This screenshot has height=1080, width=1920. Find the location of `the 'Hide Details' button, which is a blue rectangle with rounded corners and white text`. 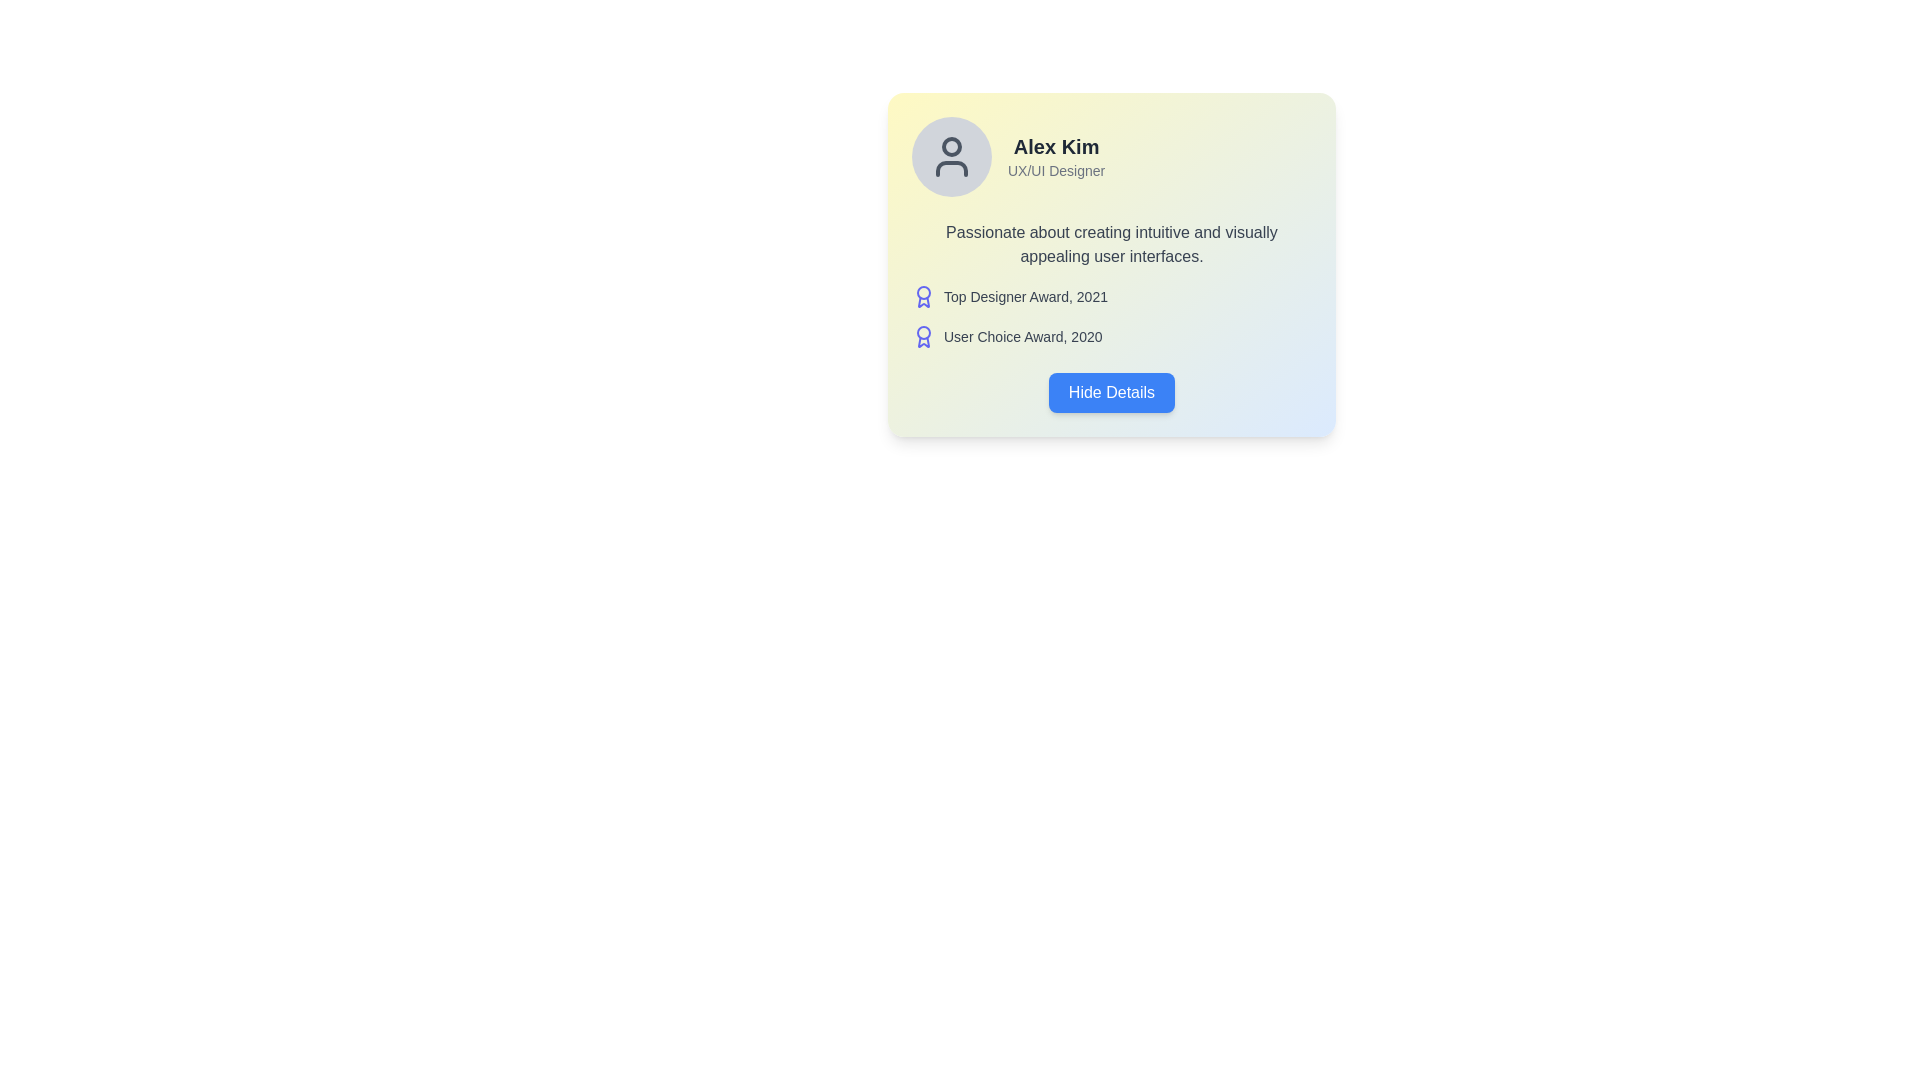

the 'Hide Details' button, which is a blue rectangle with rounded corners and white text is located at coordinates (1111, 393).